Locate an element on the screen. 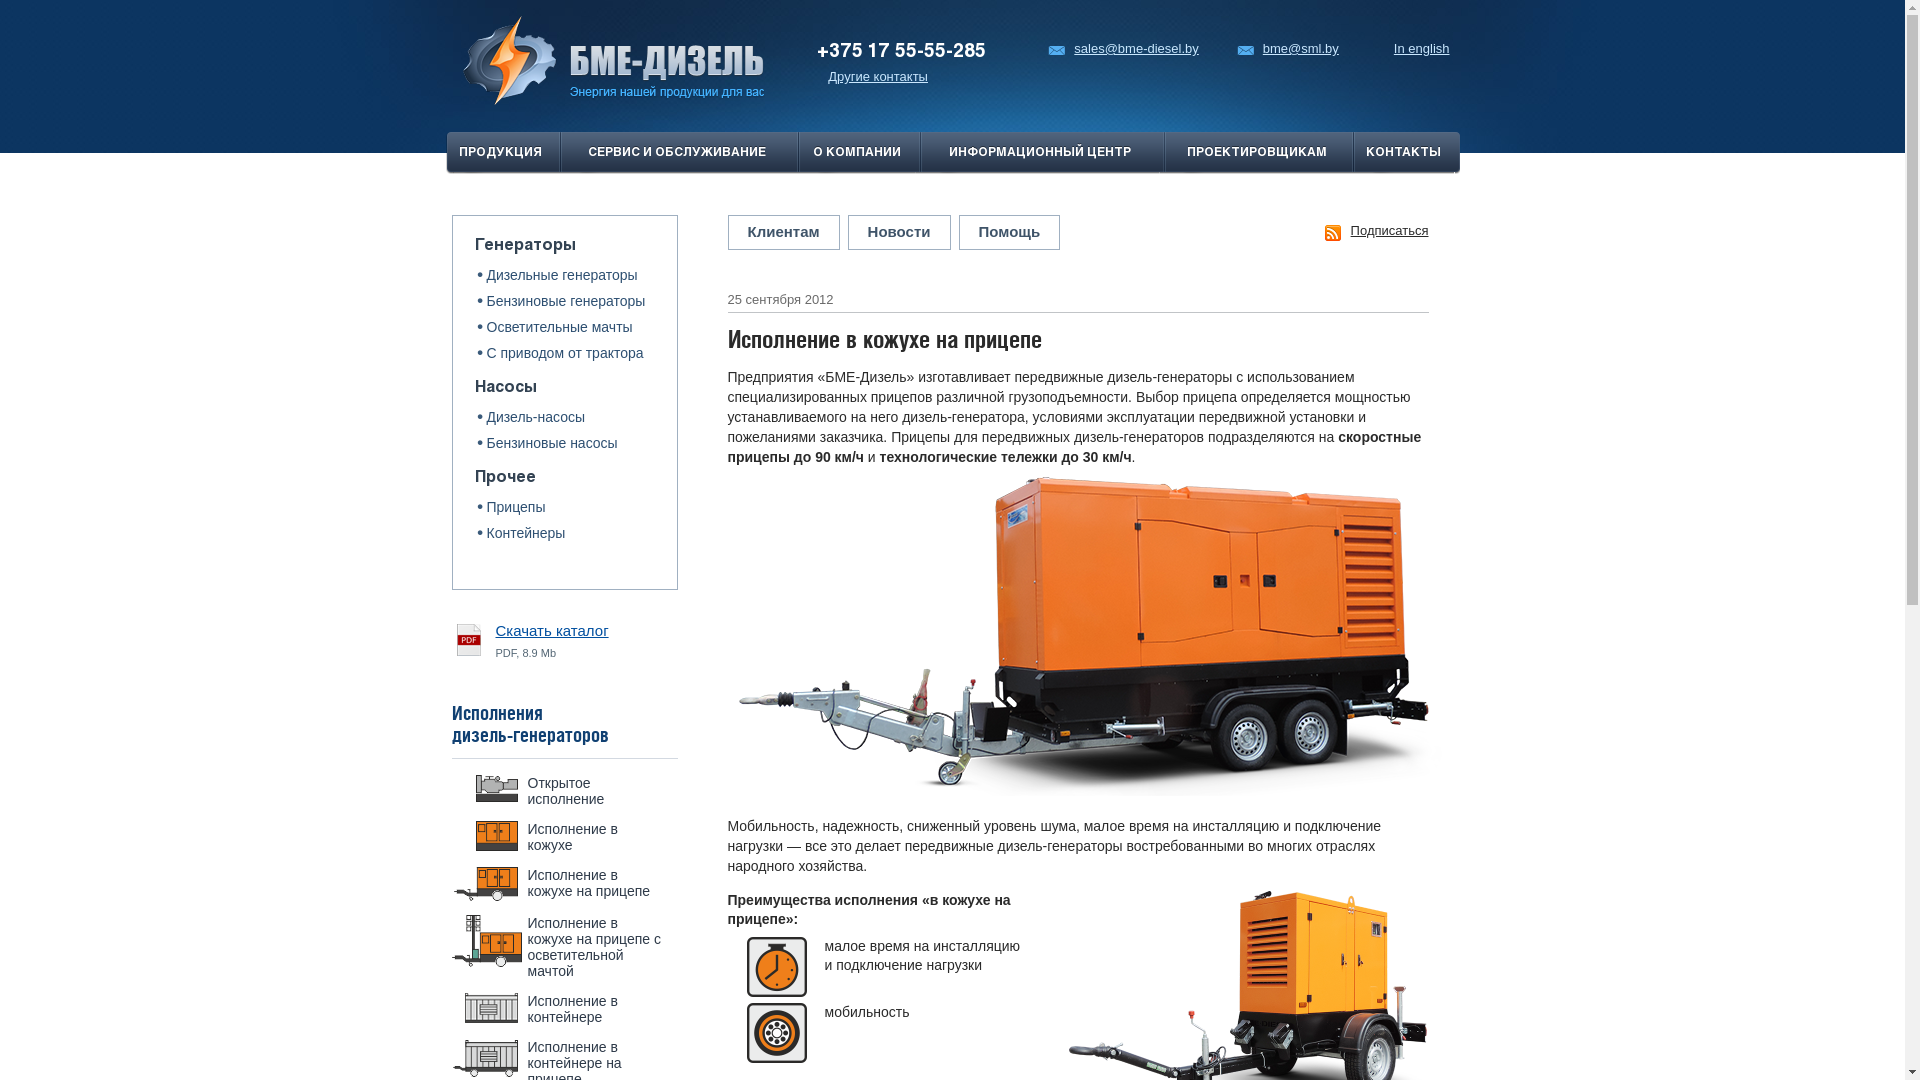 This screenshot has height=1080, width=1920. 'sales@bme-diesel.by' is located at coordinates (1123, 48).